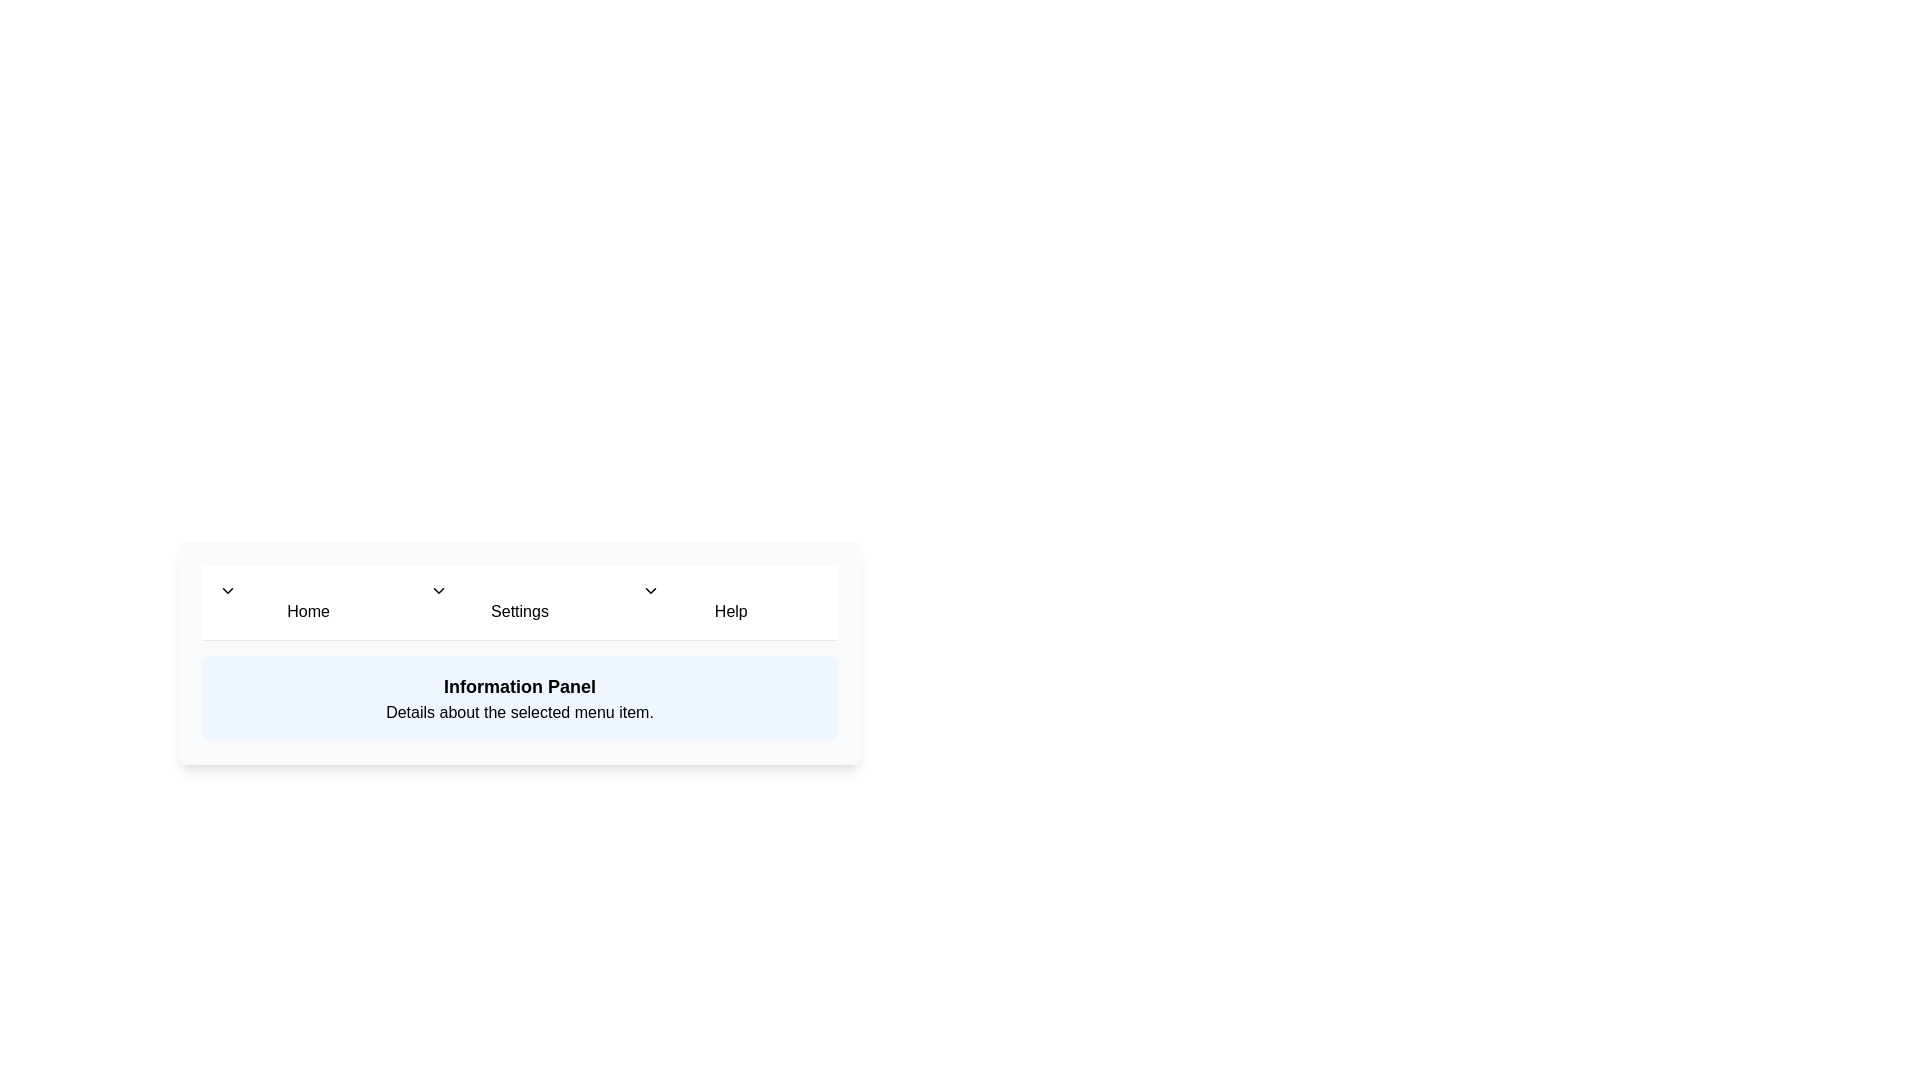 The width and height of the screenshot is (1920, 1080). What do you see at coordinates (519, 601) in the screenshot?
I see `the menu item Settings to preview its effect` at bounding box center [519, 601].